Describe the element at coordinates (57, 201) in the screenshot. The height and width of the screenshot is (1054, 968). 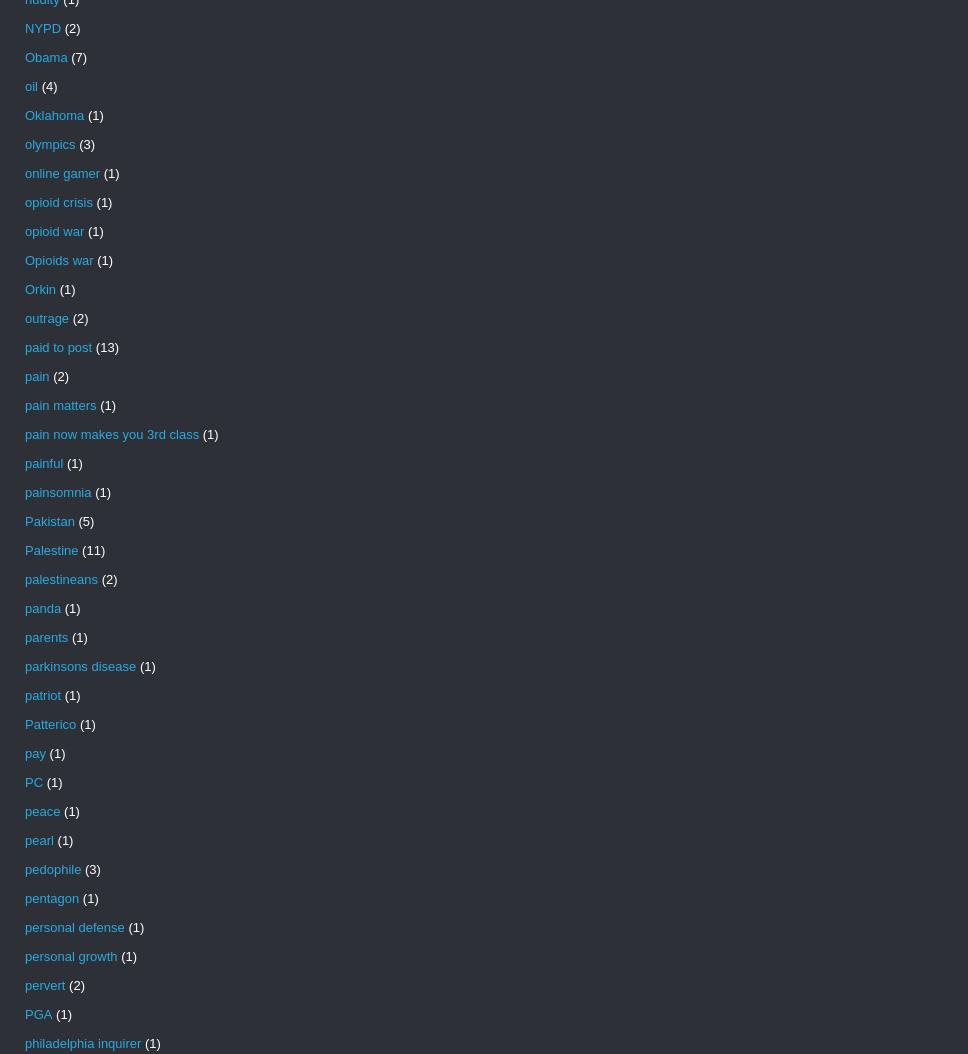
I see `'opioid crisis'` at that location.